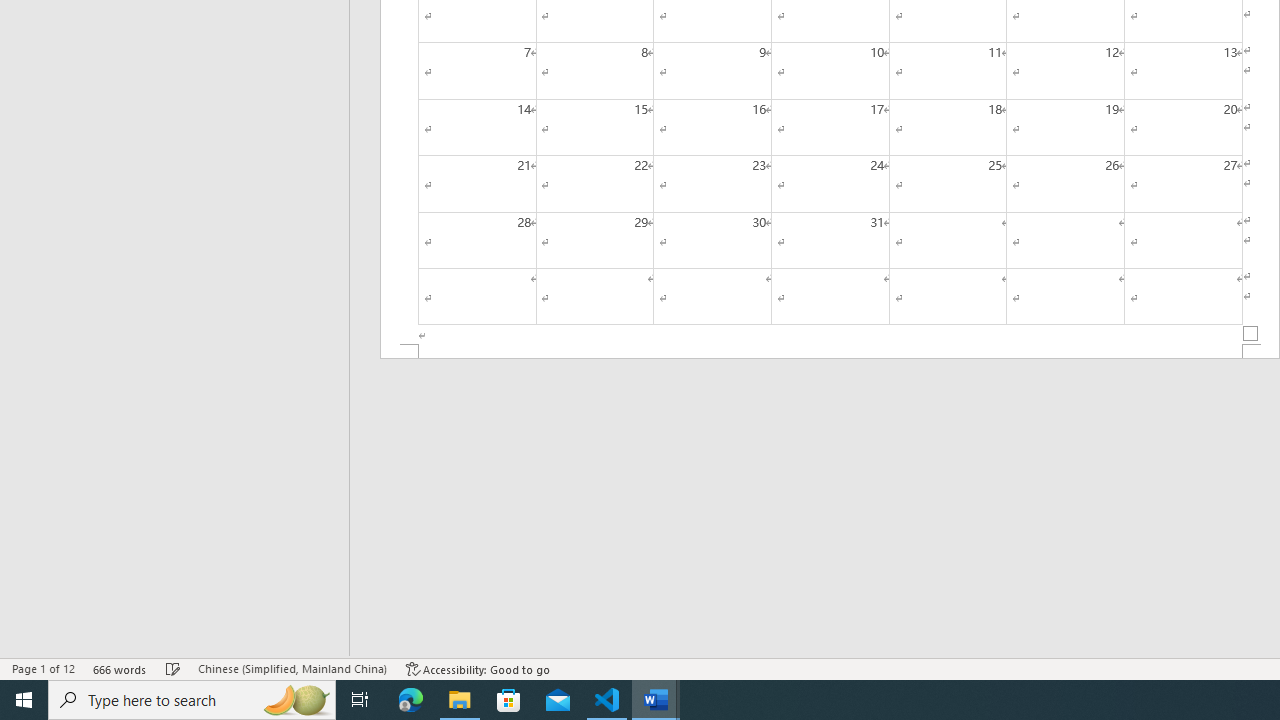 This screenshot has height=720, width=1280. Describe the element at coordinates (119, 669) in the screenshot. I see `'Word Count 666 words'` at that location.